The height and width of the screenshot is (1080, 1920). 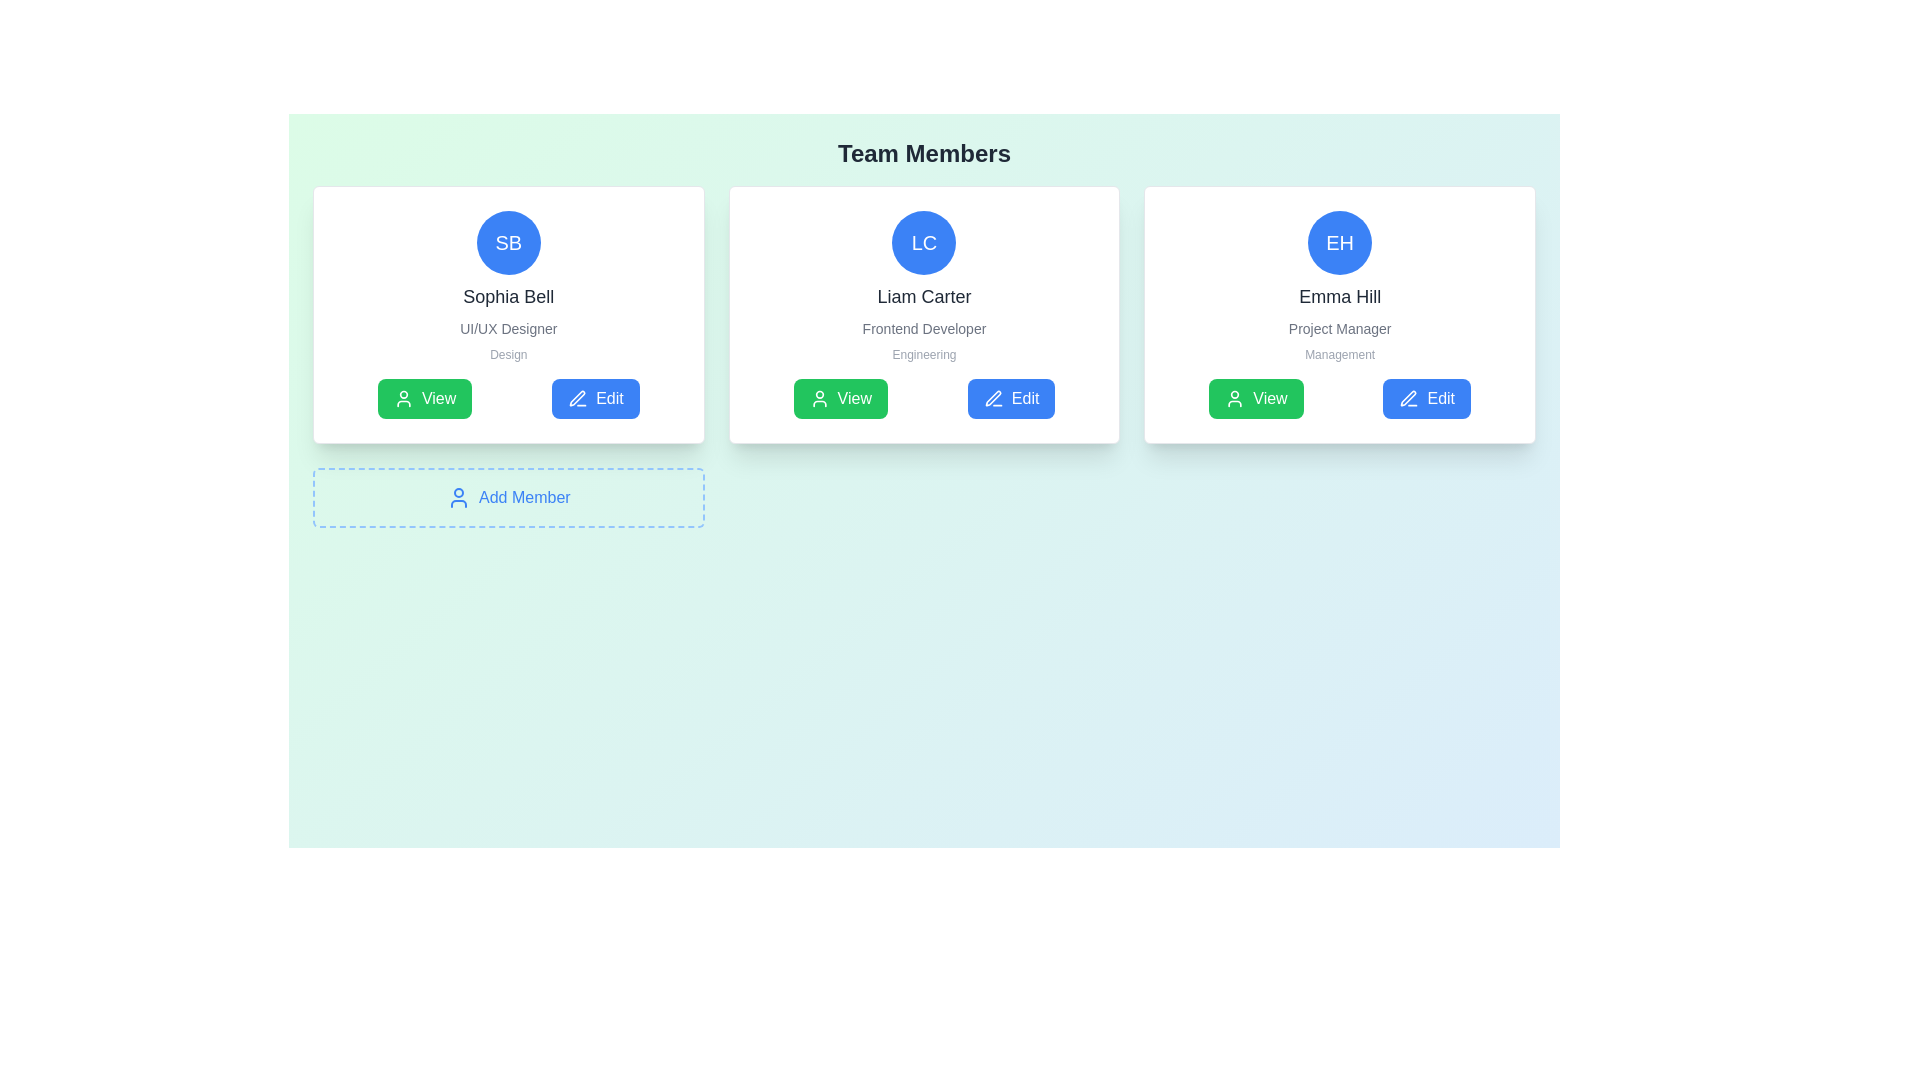 I want to click on the green 'View' button with rounded edges located in the middle card of a three-card layout, so click(x=840, y=398).